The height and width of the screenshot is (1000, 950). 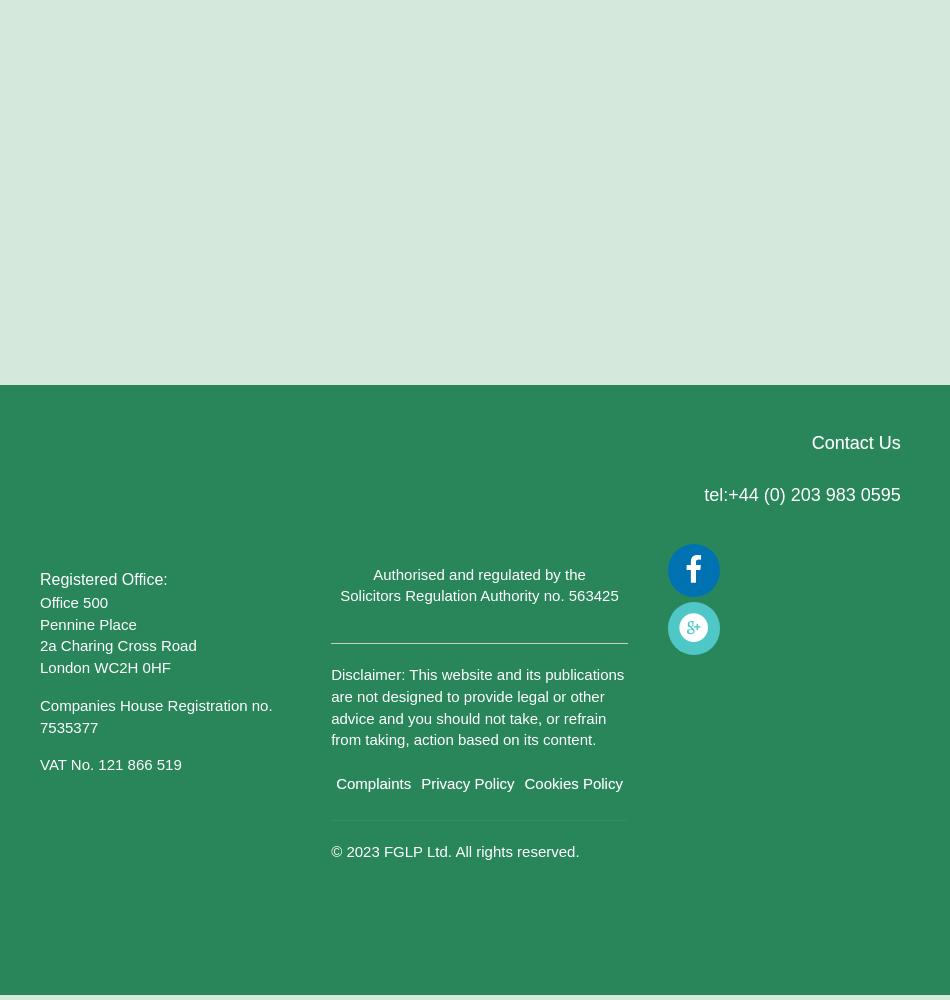 What do you see at coordinates (74, 600) in the screenshot?
I see `'Office 500'` at bounding box center [74, 600].